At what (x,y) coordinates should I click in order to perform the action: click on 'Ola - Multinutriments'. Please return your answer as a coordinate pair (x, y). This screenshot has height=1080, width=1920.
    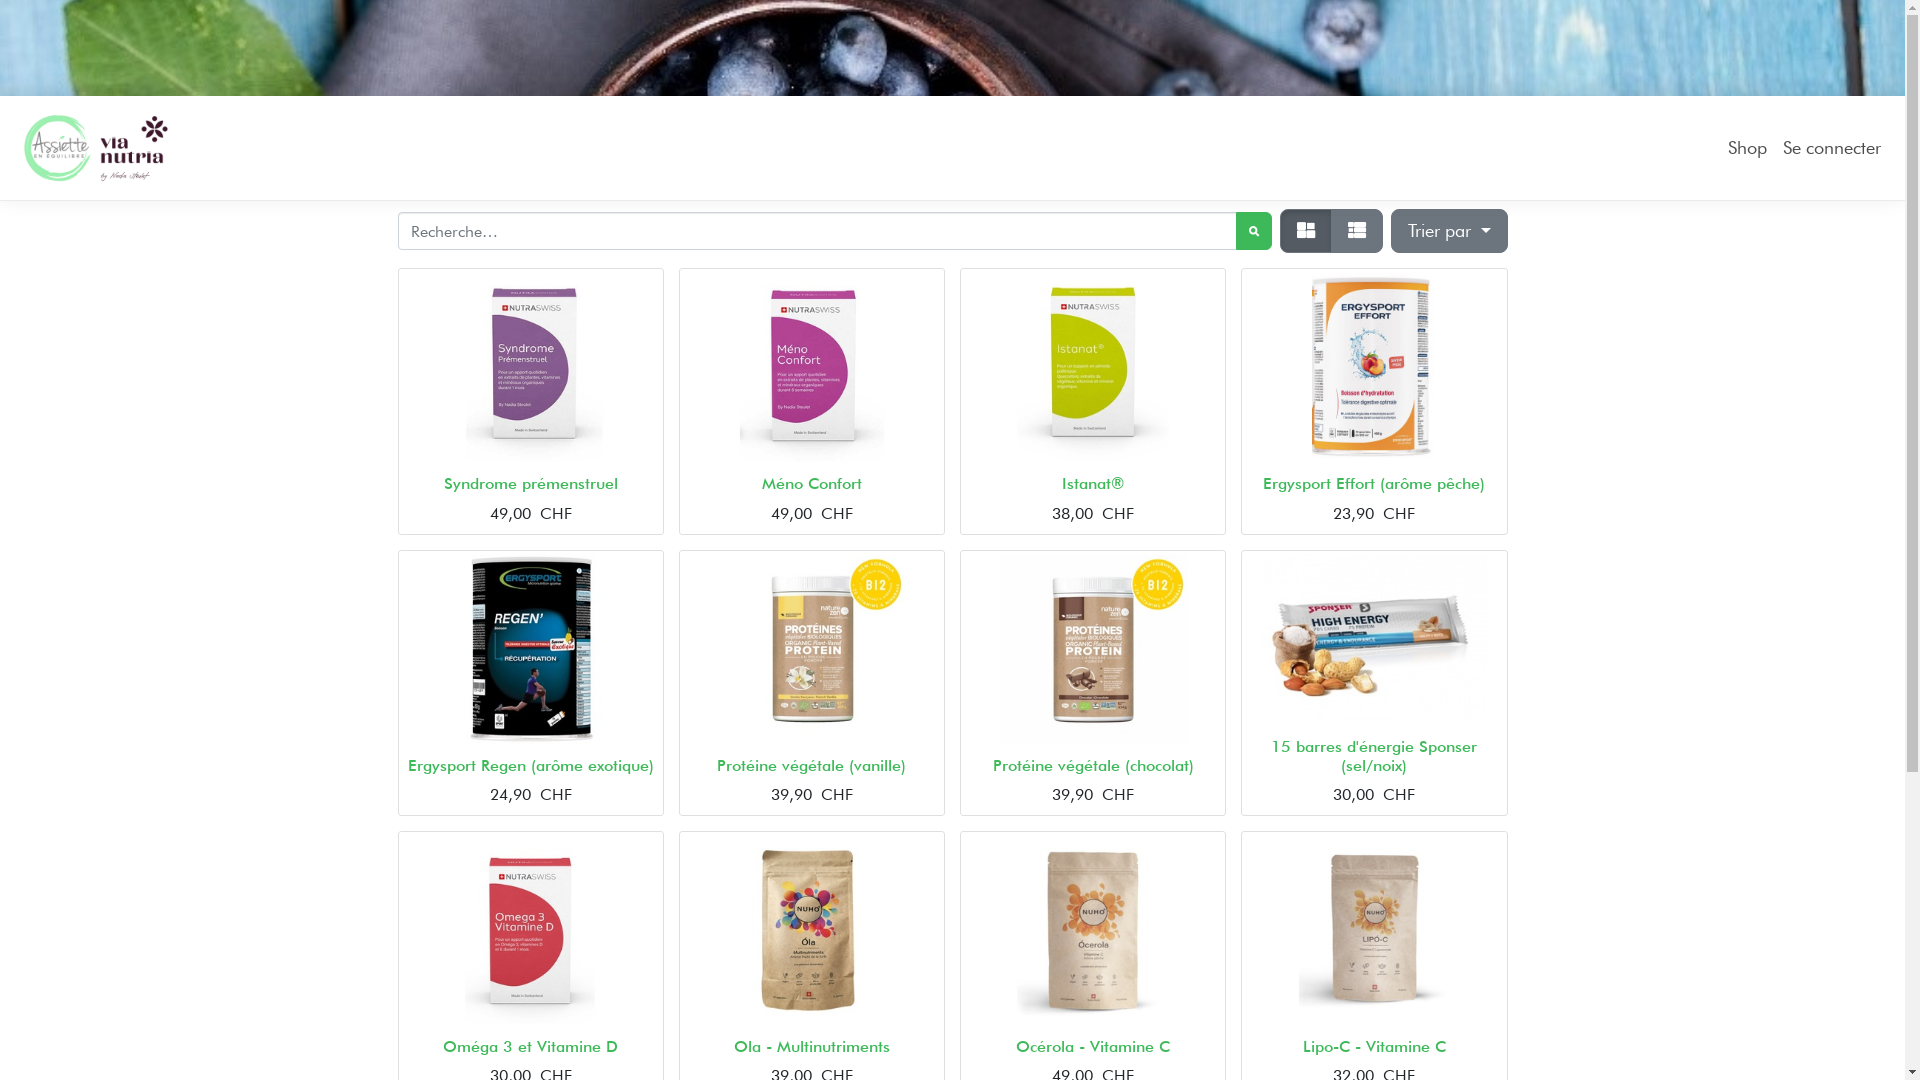
    Looking at the image, I should click on (811, 1045).